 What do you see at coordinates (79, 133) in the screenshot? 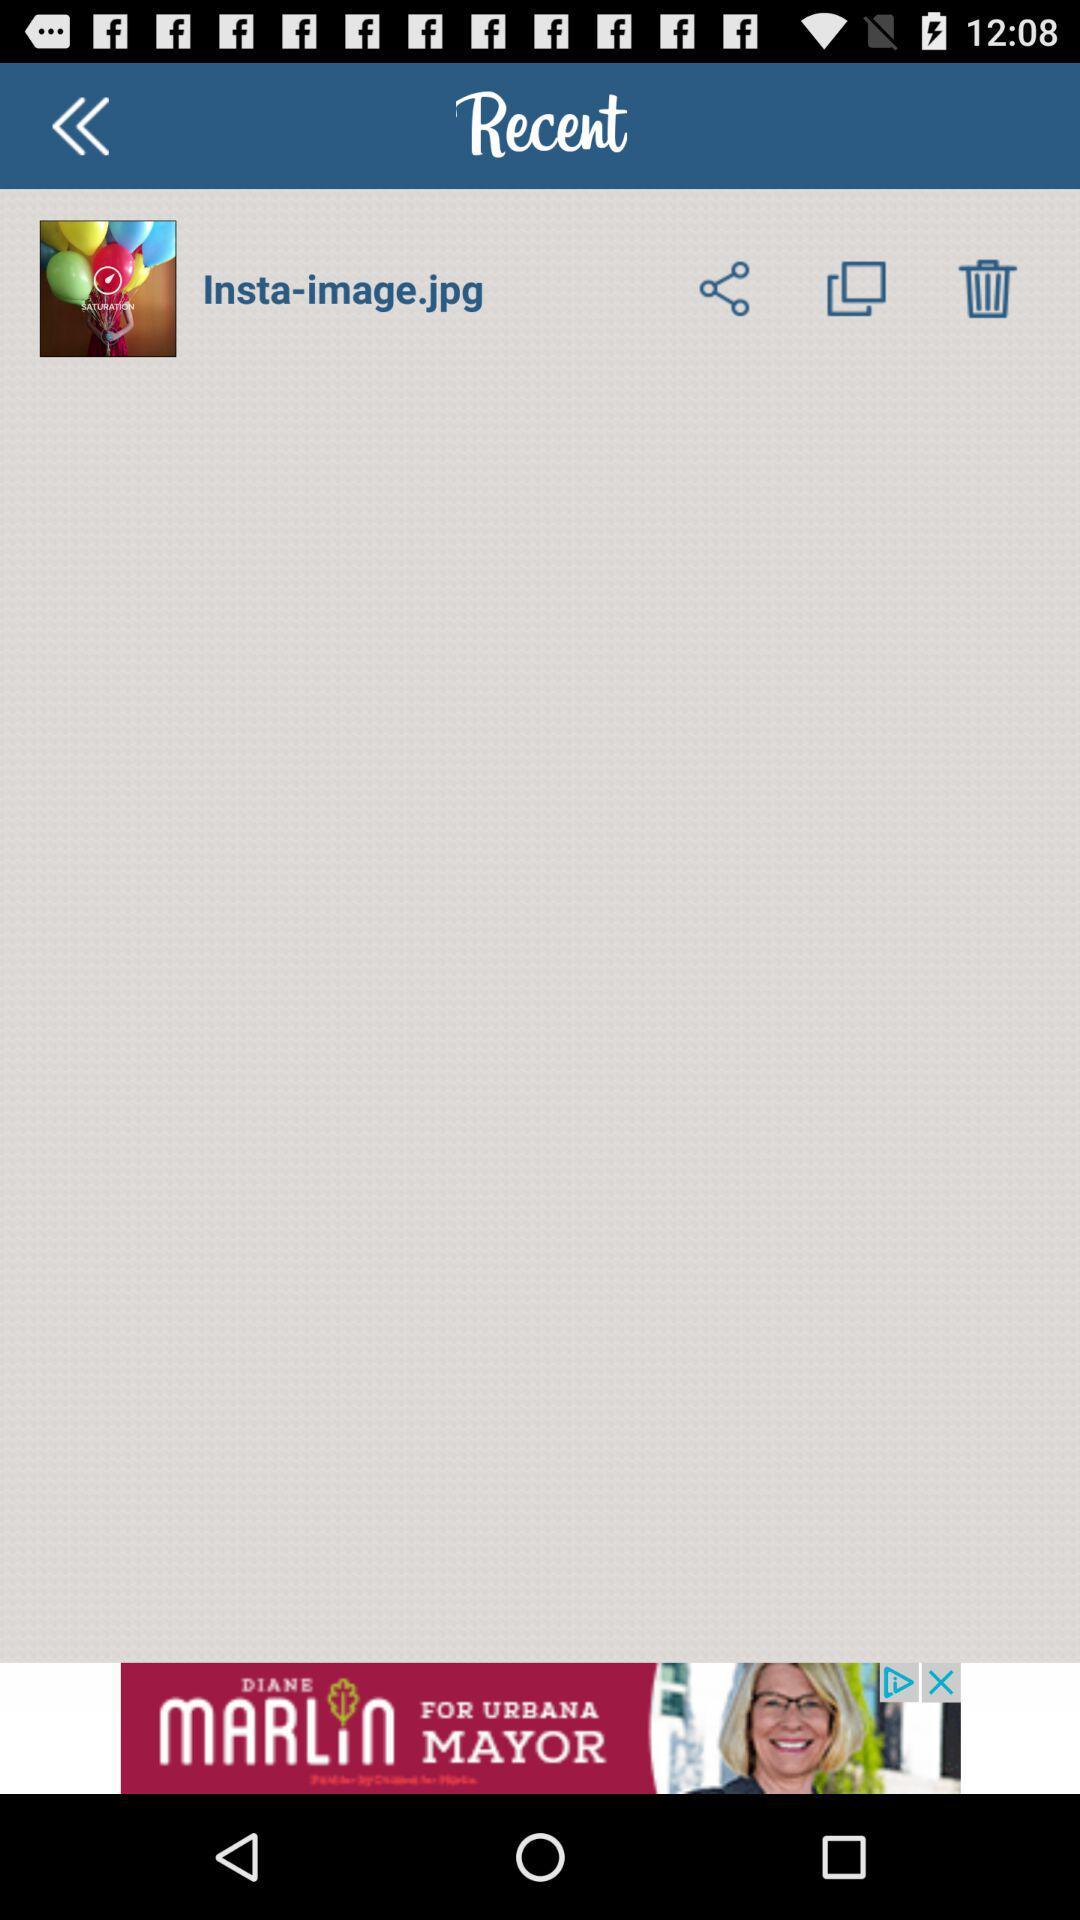
I see `the av_rewind icon` at bounding box center [79, 133].